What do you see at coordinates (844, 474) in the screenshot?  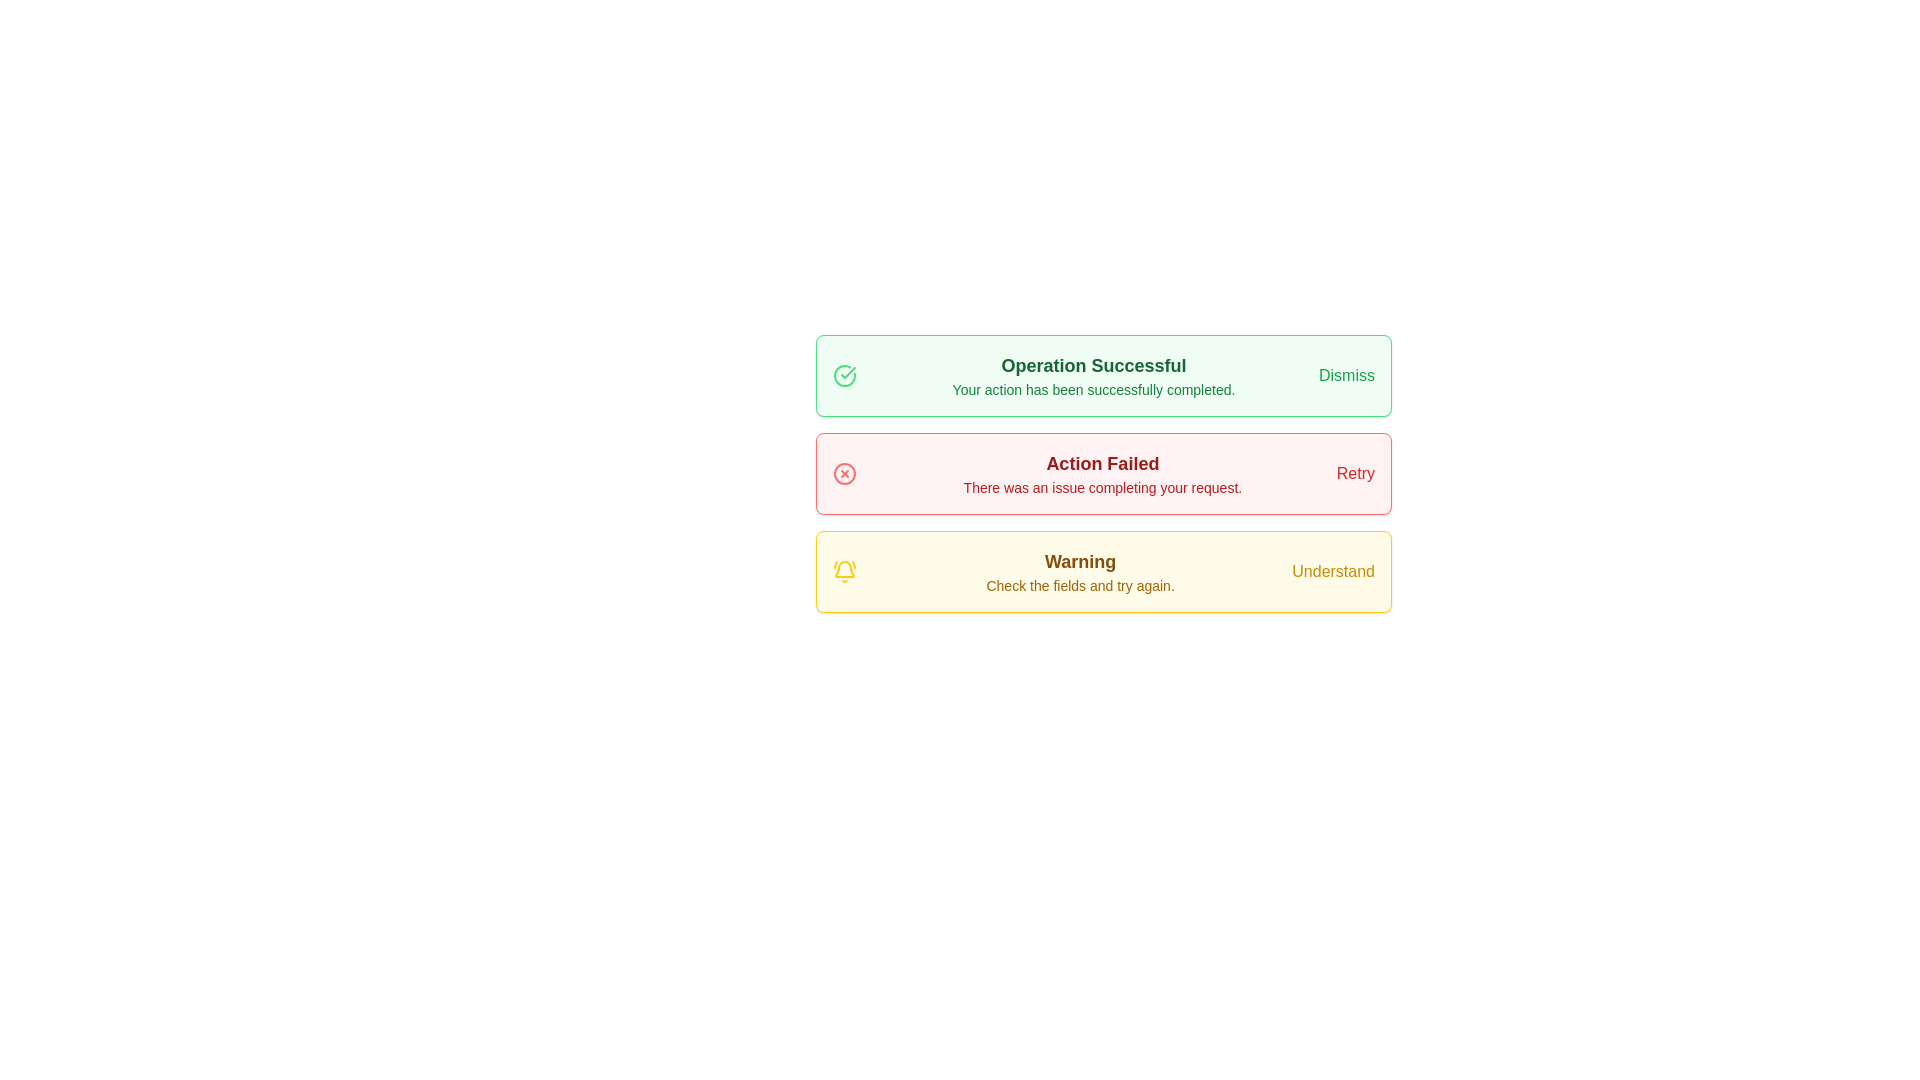 I see `the error icon located in the red 'Action Failed' banner, positioned to the left of the text 'Action Failed There was an issue completing your request.'` at bounding box center [844, 474].